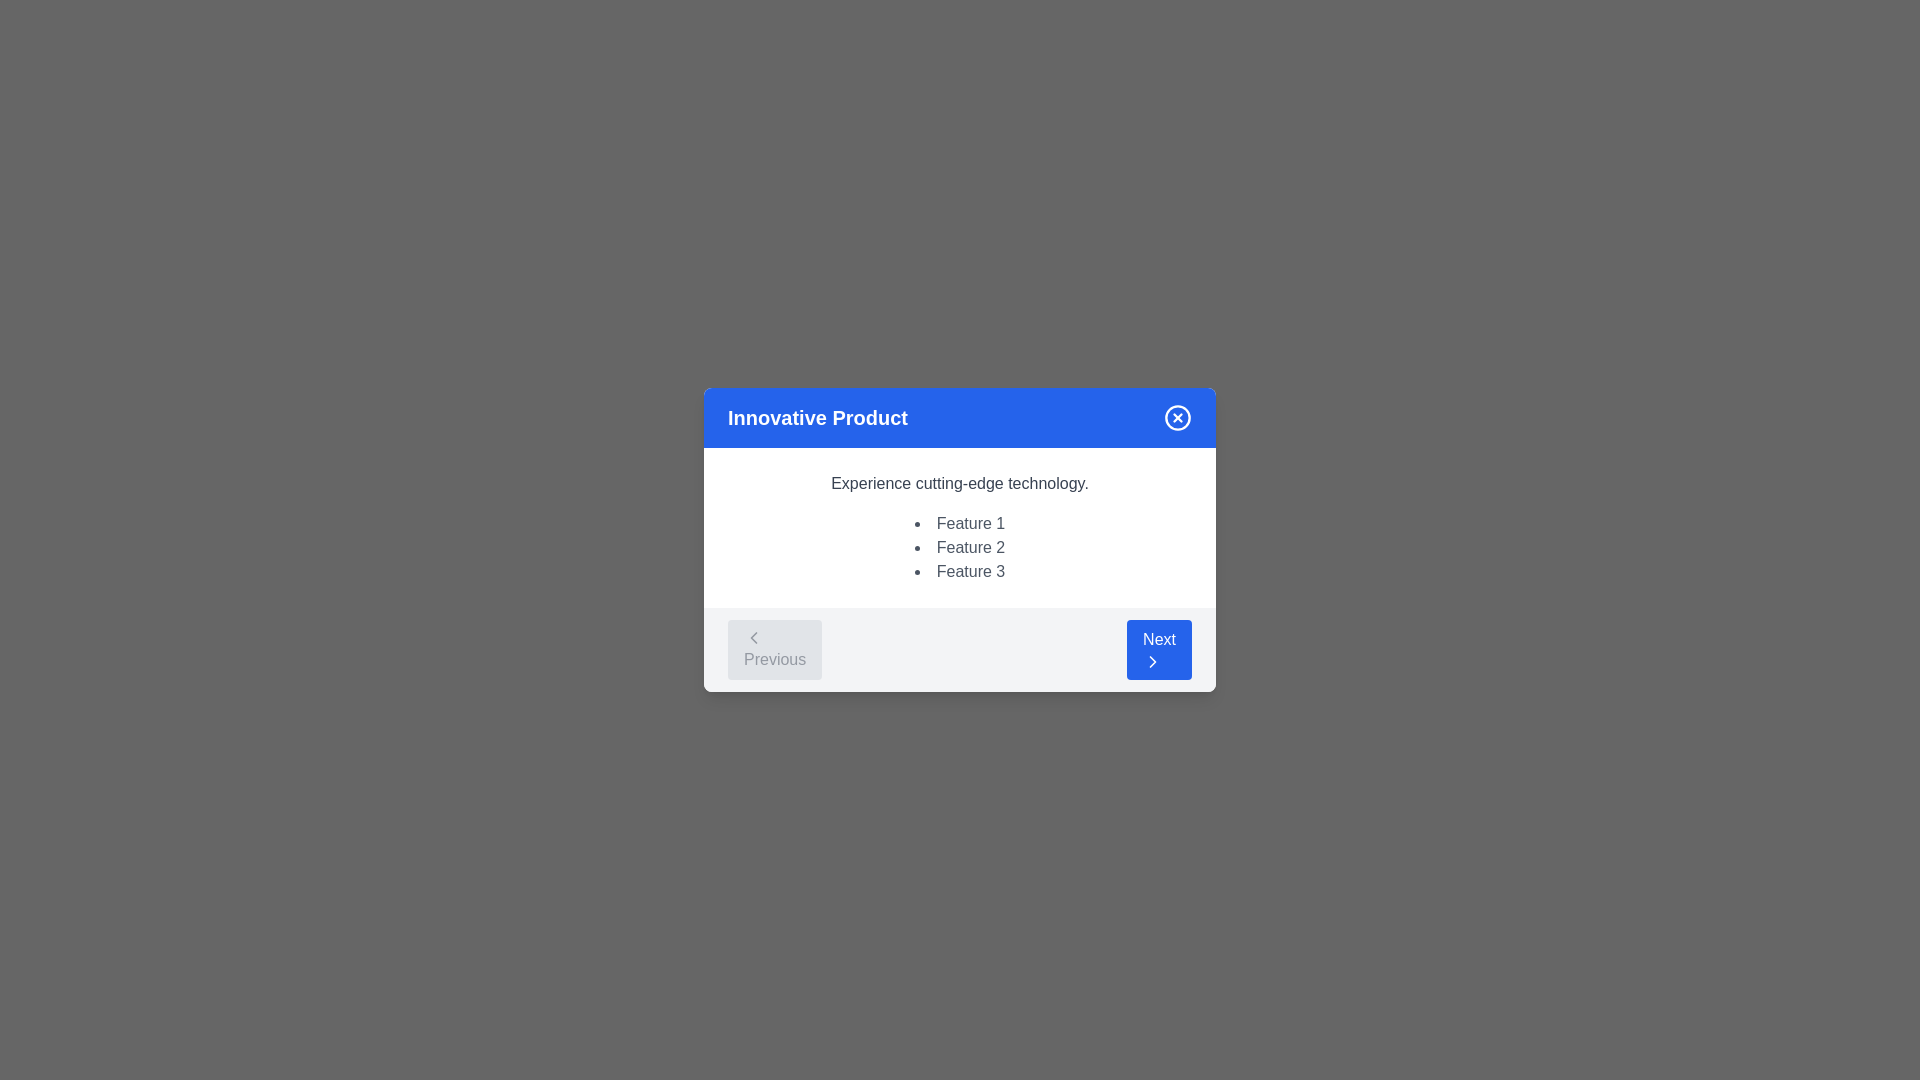 Image resolution: width=1920 pixels, height=1080 pixels. Describe the element at coordinates (1153, 662) in the screenshot. I see `the right-pointing chevron icon located on the right edge of the 'Next' button within a blue circular background` at that location.